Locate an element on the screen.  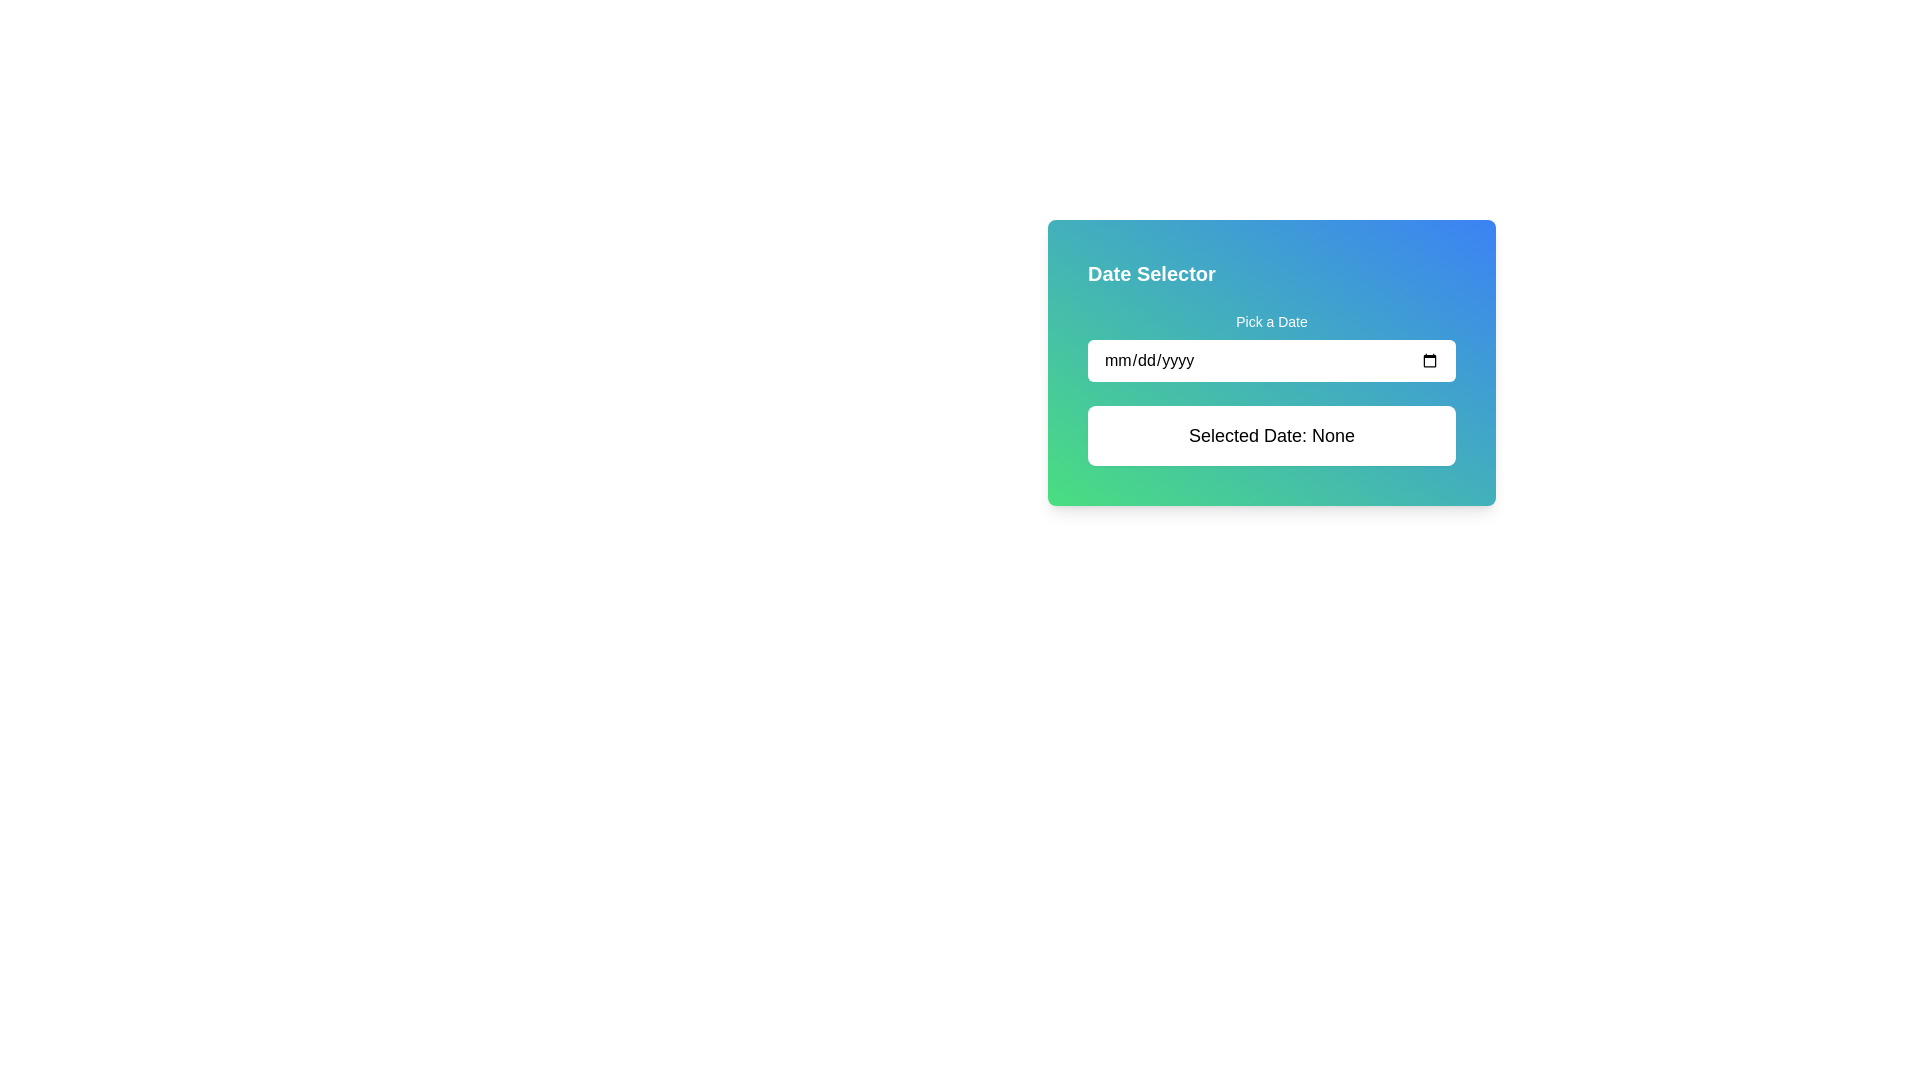
the date input field labeled 'Pick a Date' is located at coordinates (1271, 346).